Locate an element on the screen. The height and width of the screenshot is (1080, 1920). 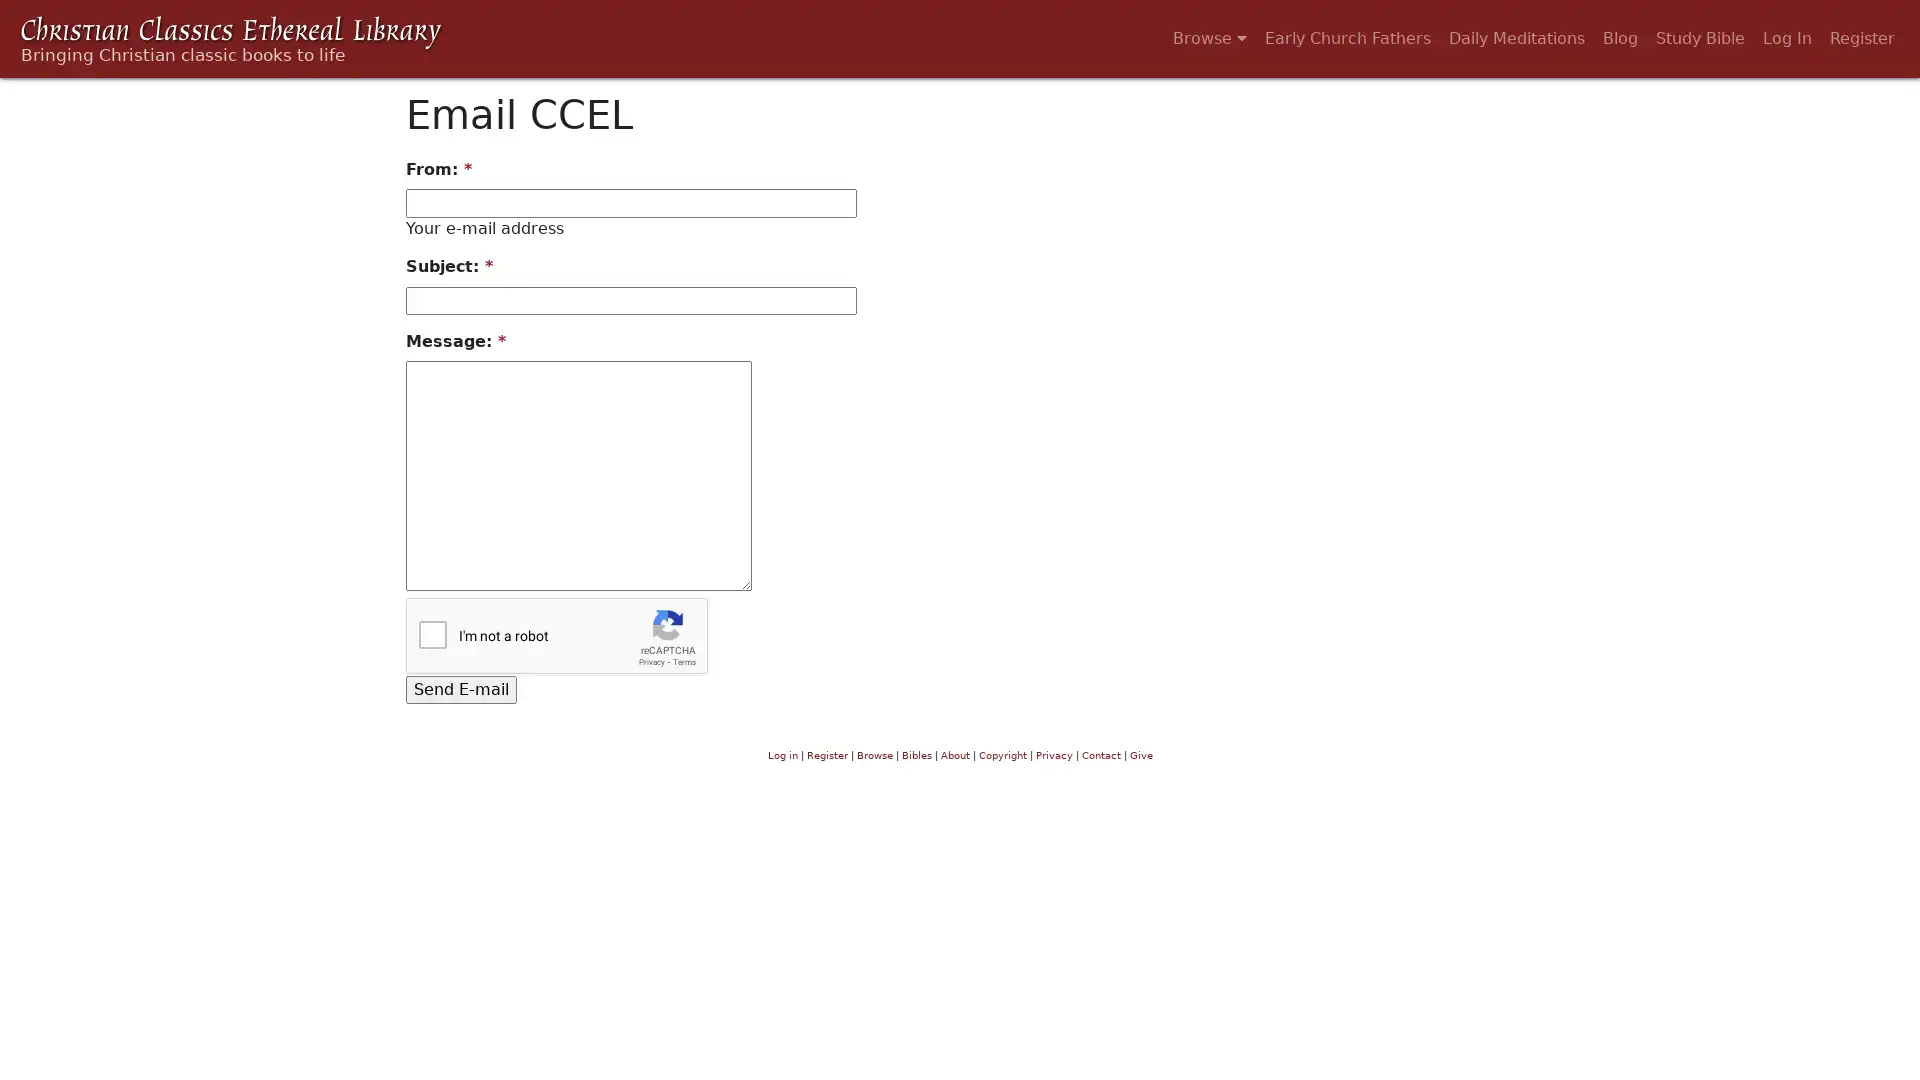
Send E-mail is located at coordinates (460, 688).